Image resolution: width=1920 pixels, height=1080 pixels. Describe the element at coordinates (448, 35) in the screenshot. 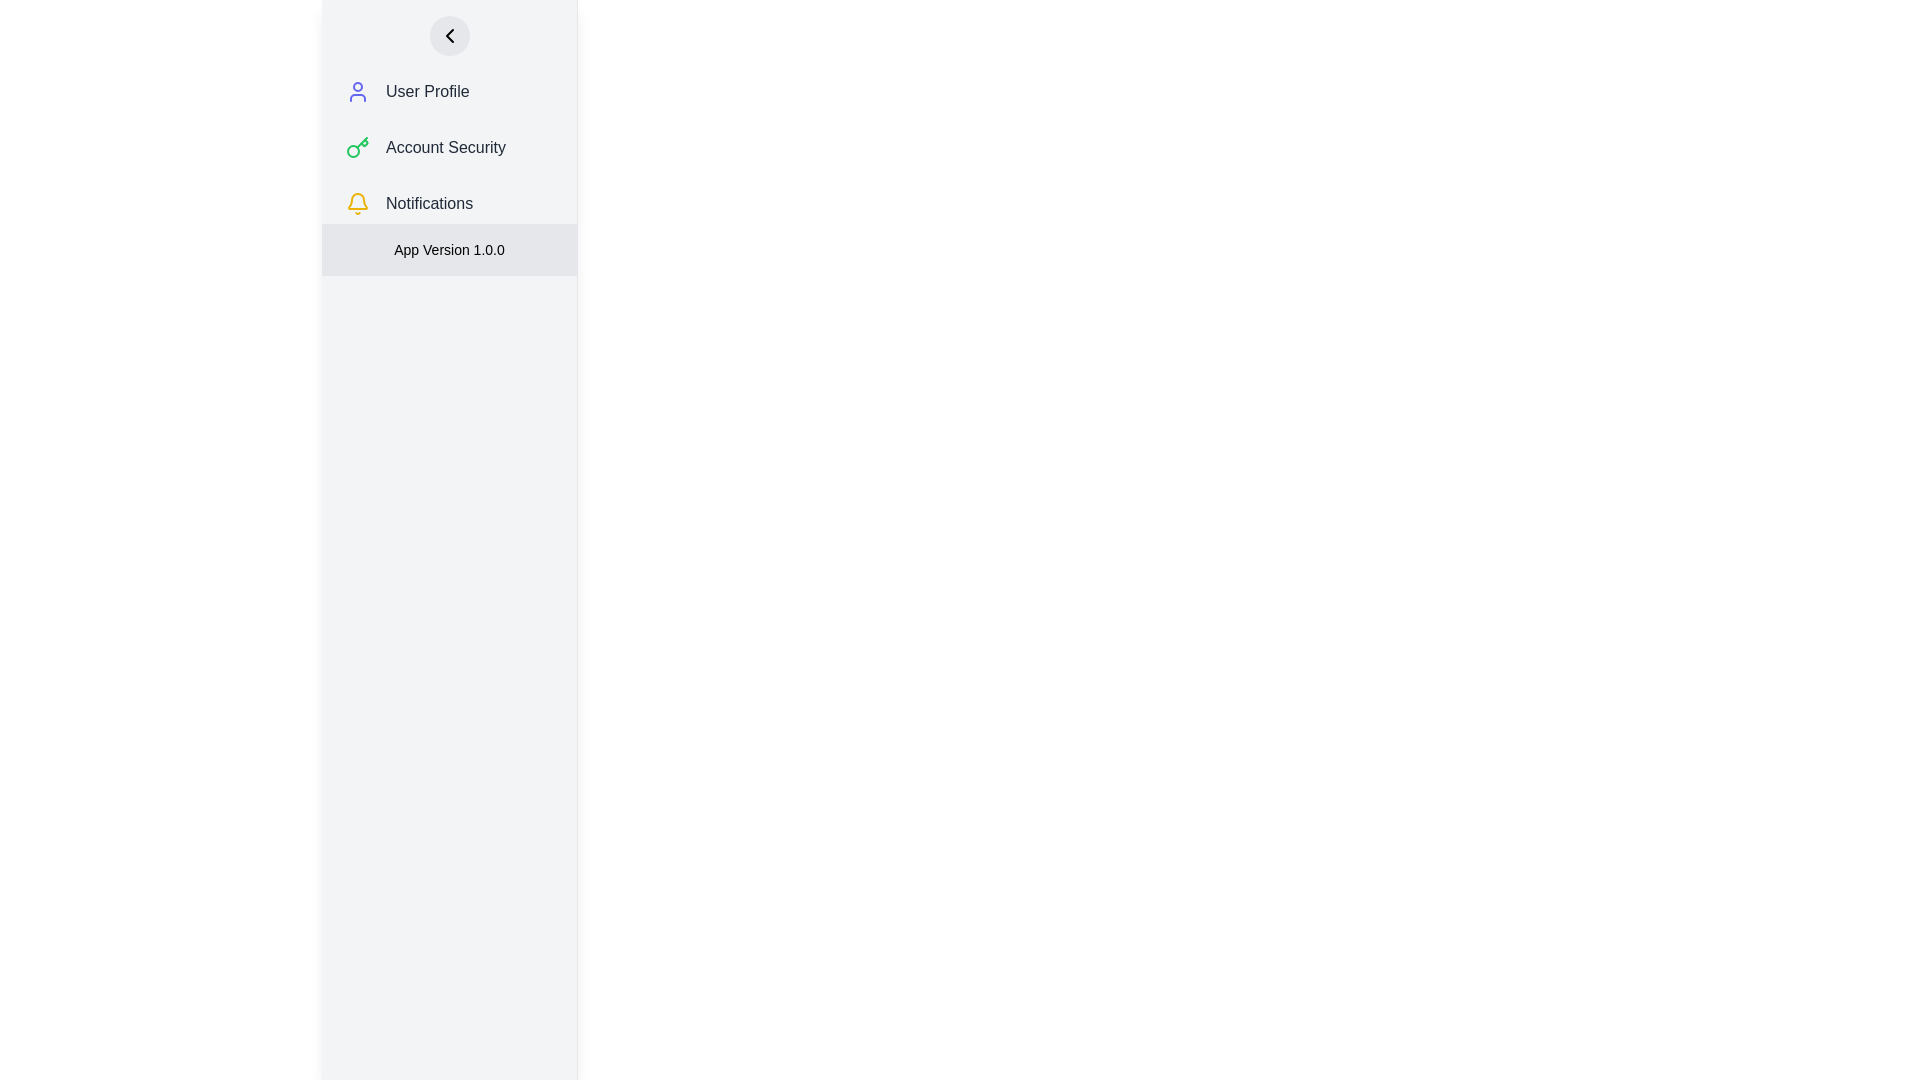

I see `the leftward-pointing chevron icon in the circular button at the top of the vertical list` at that location.